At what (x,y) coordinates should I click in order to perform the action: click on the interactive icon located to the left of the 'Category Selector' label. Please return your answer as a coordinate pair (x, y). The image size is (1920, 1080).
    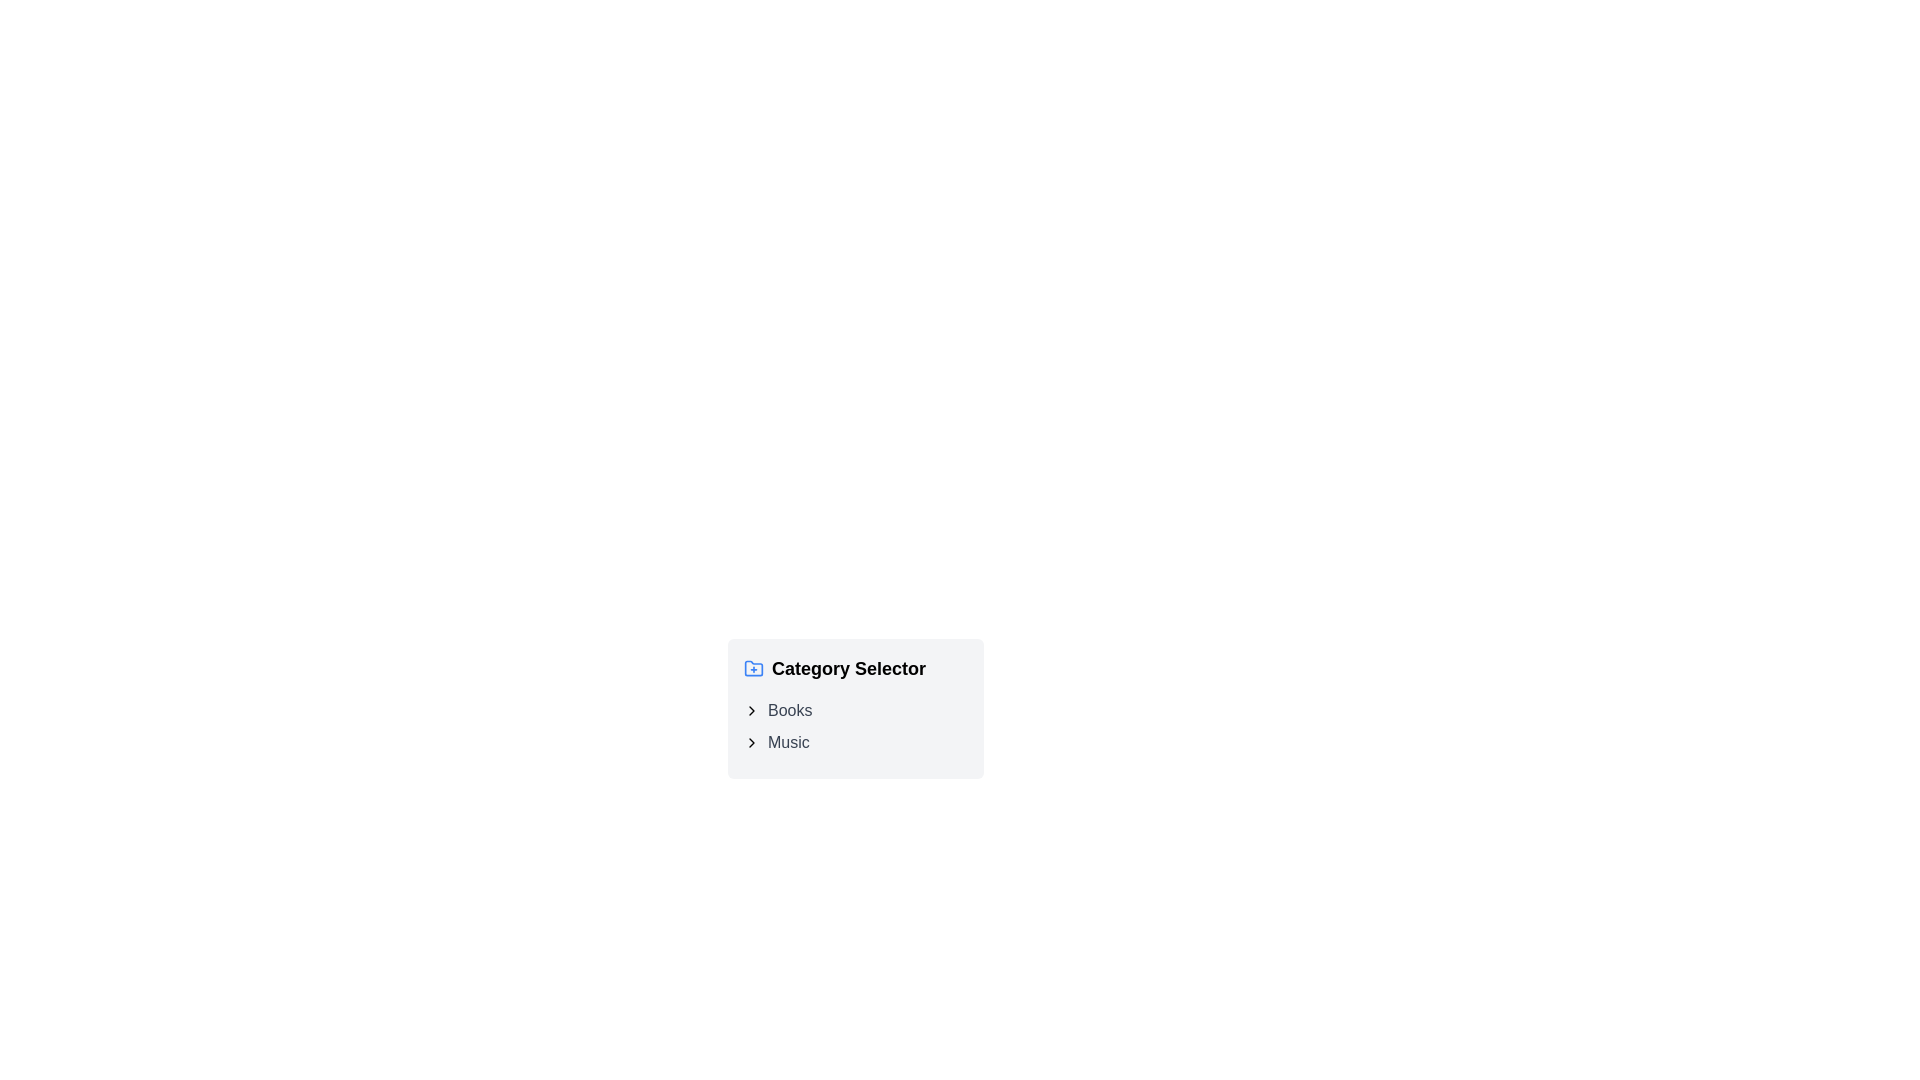
    Looking at the image, I should click on (752, 668).